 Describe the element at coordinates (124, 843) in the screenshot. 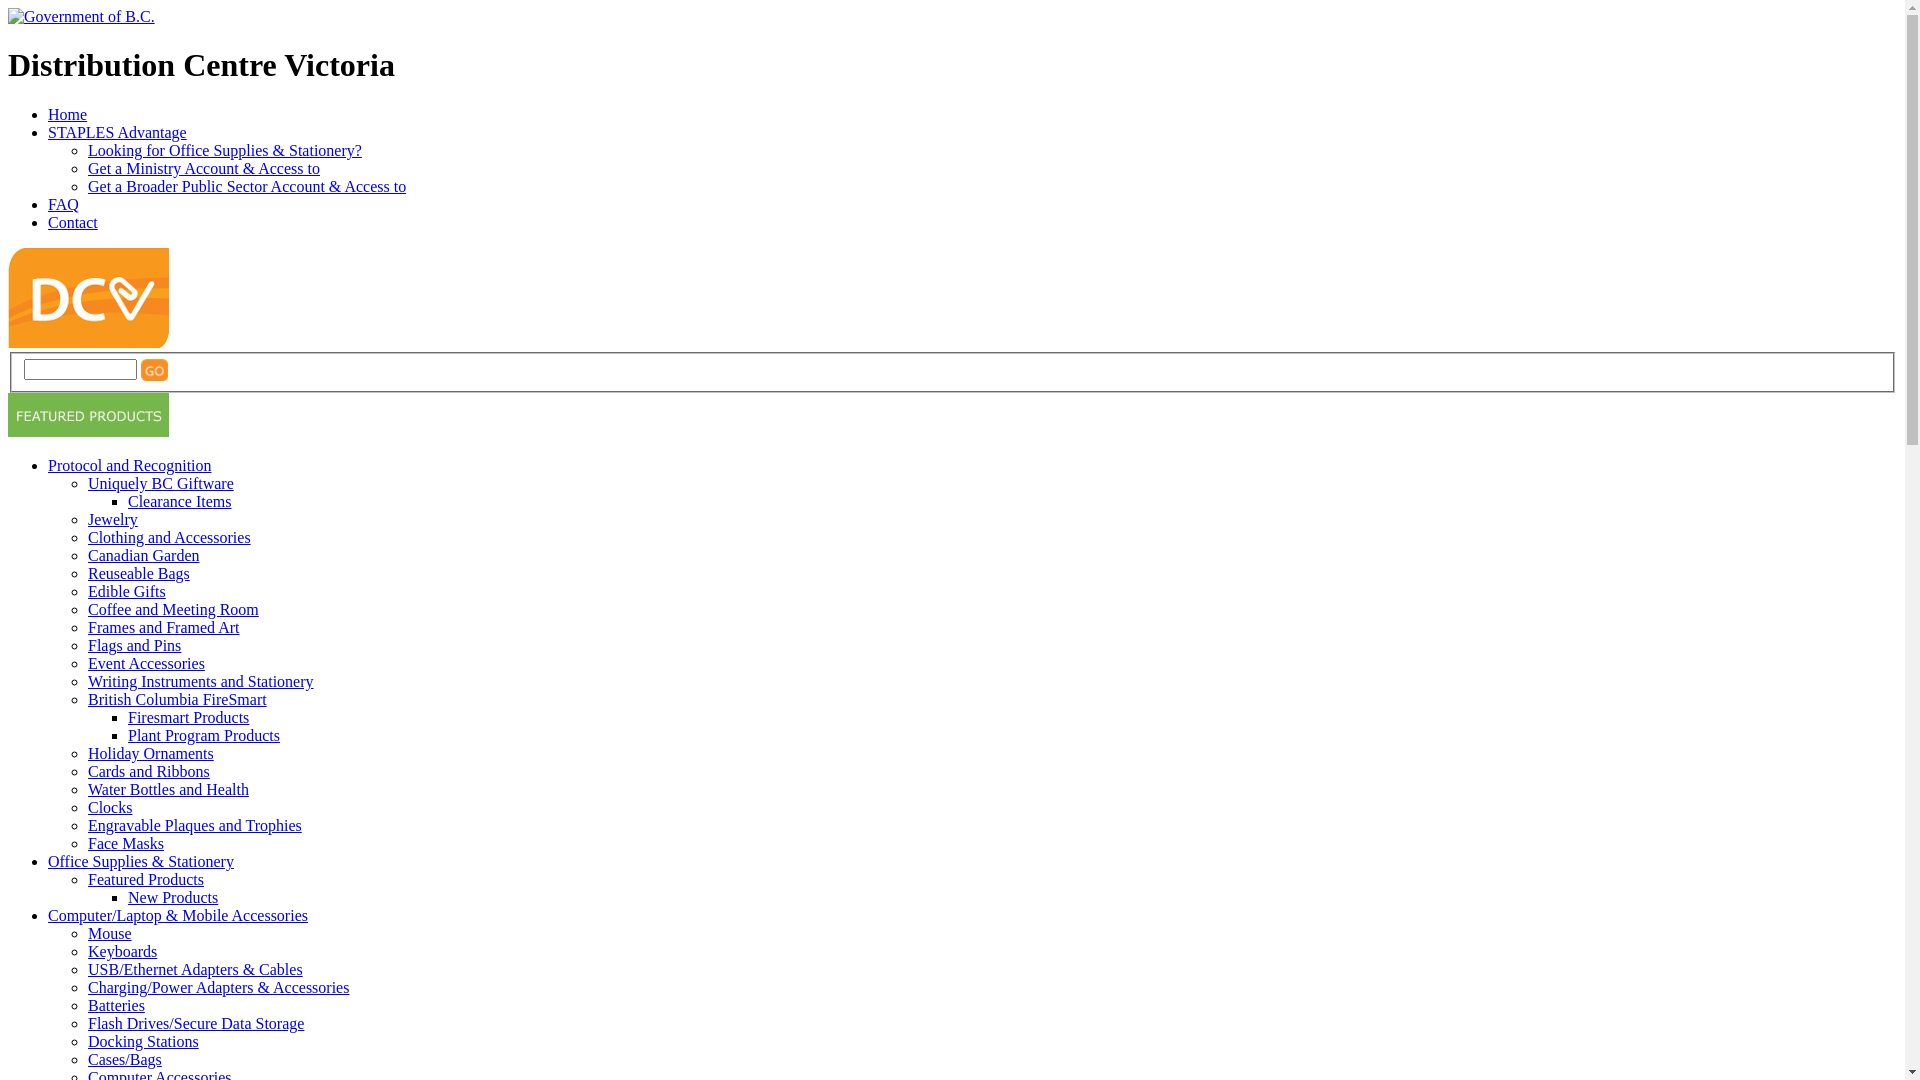

I see `'Face Masks'` at that location.